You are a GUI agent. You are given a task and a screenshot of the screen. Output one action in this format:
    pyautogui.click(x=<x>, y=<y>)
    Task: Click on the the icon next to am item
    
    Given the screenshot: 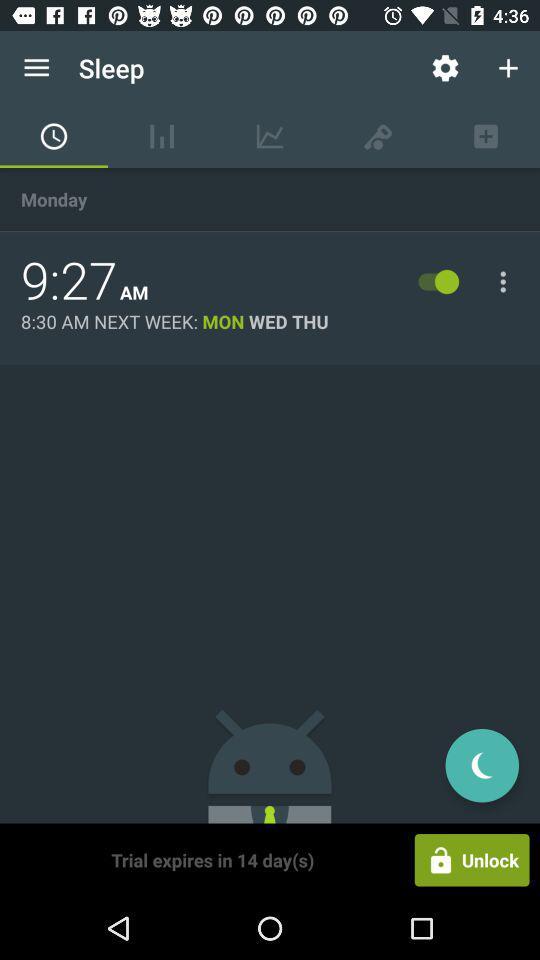 What is the action you would take?
    pyautogui.click(x=68, y=280)
    